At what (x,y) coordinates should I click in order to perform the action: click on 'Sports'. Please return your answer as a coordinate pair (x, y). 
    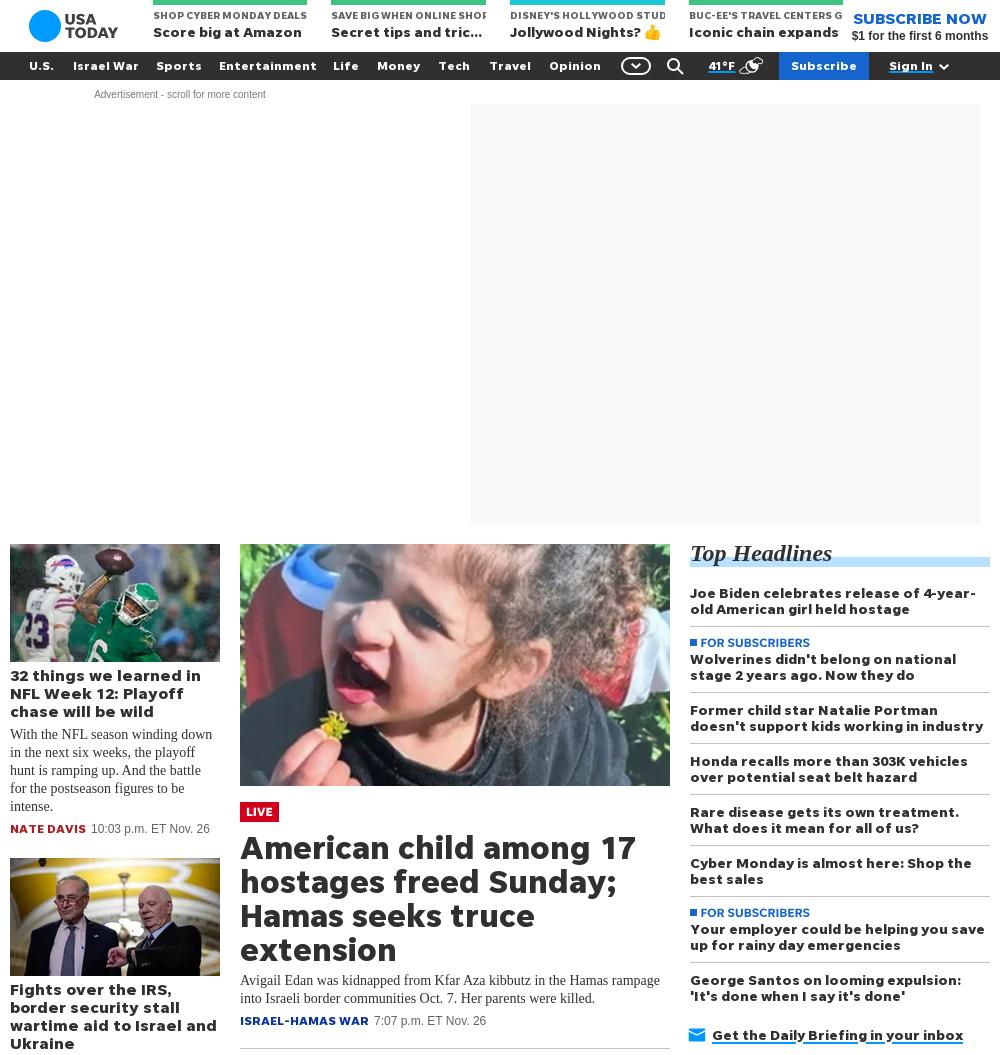
    Looking at the image, I should click on (178, 64).